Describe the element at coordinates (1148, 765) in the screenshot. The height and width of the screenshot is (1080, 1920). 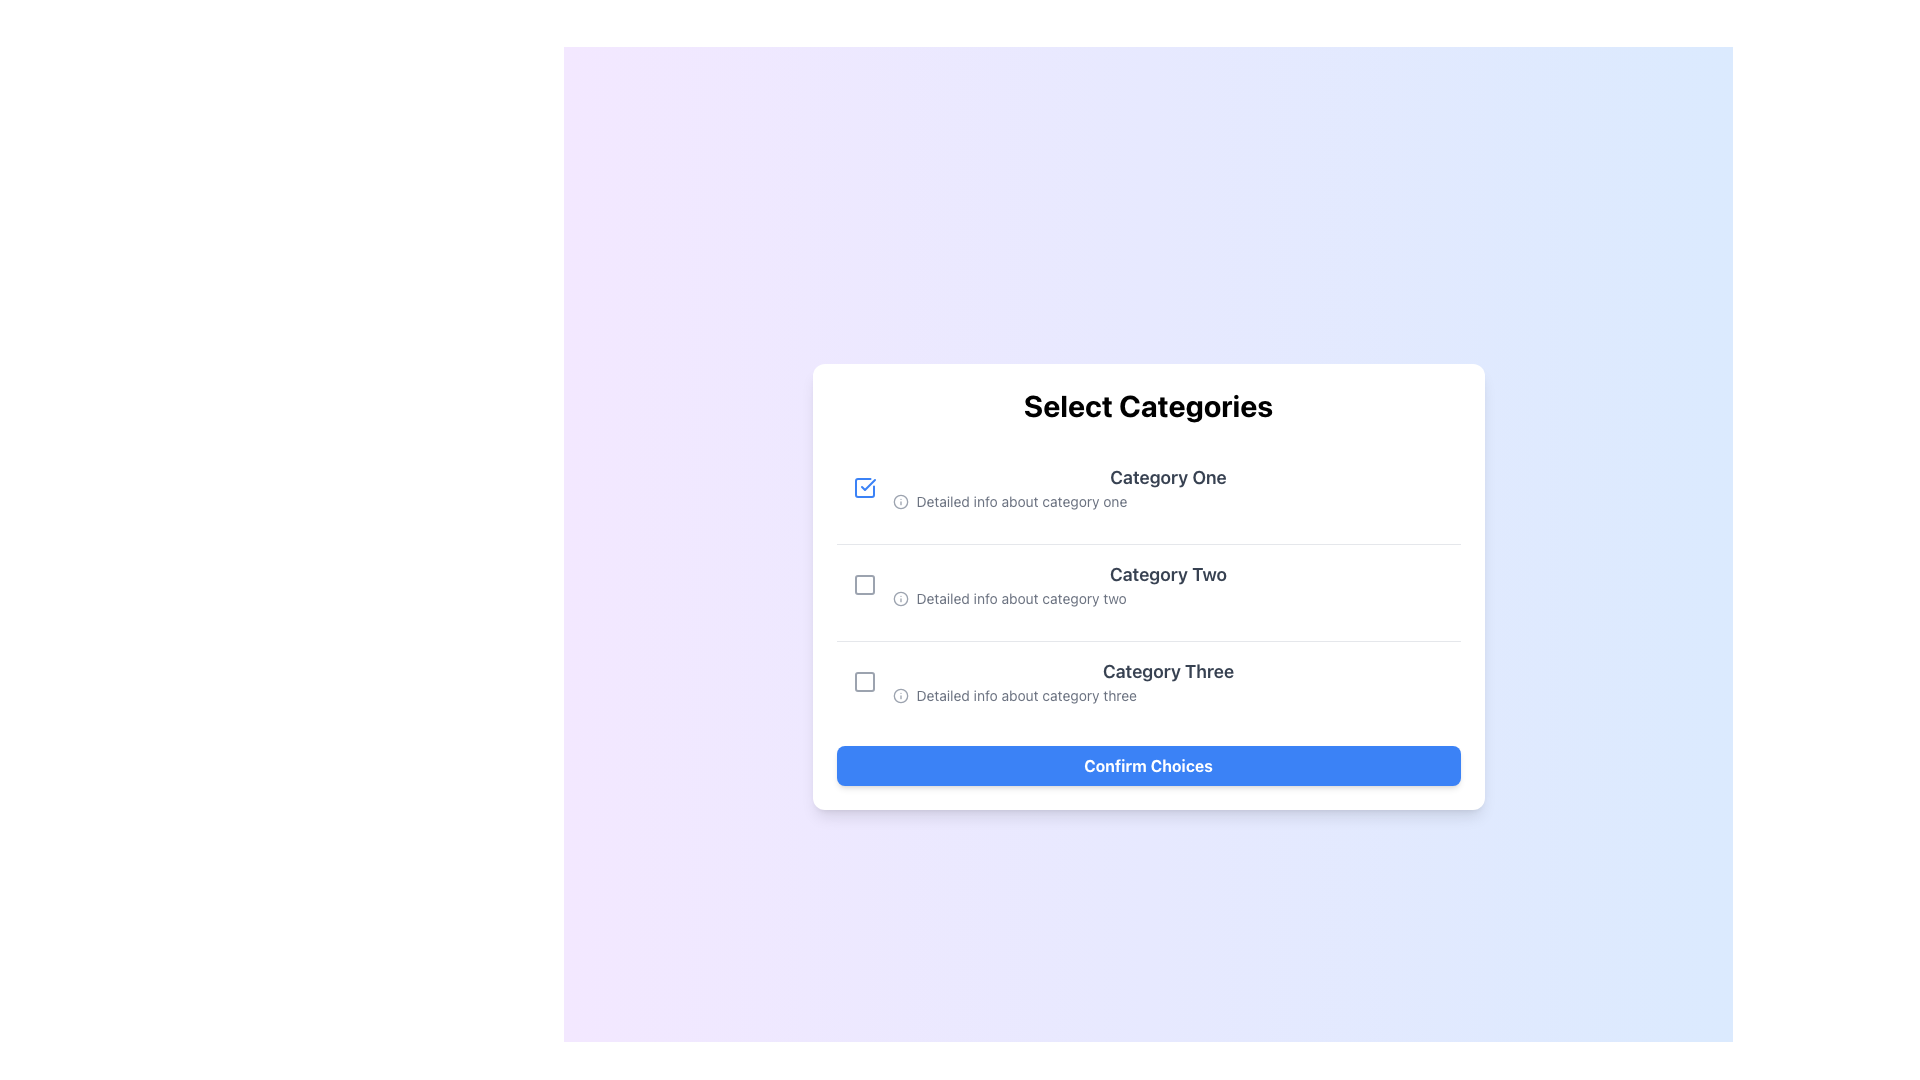
I see `the 'Confirm Choices' button, which is a bright blue rectangular button with rounded corners and white bold text, to observe its hover effect` at that location.